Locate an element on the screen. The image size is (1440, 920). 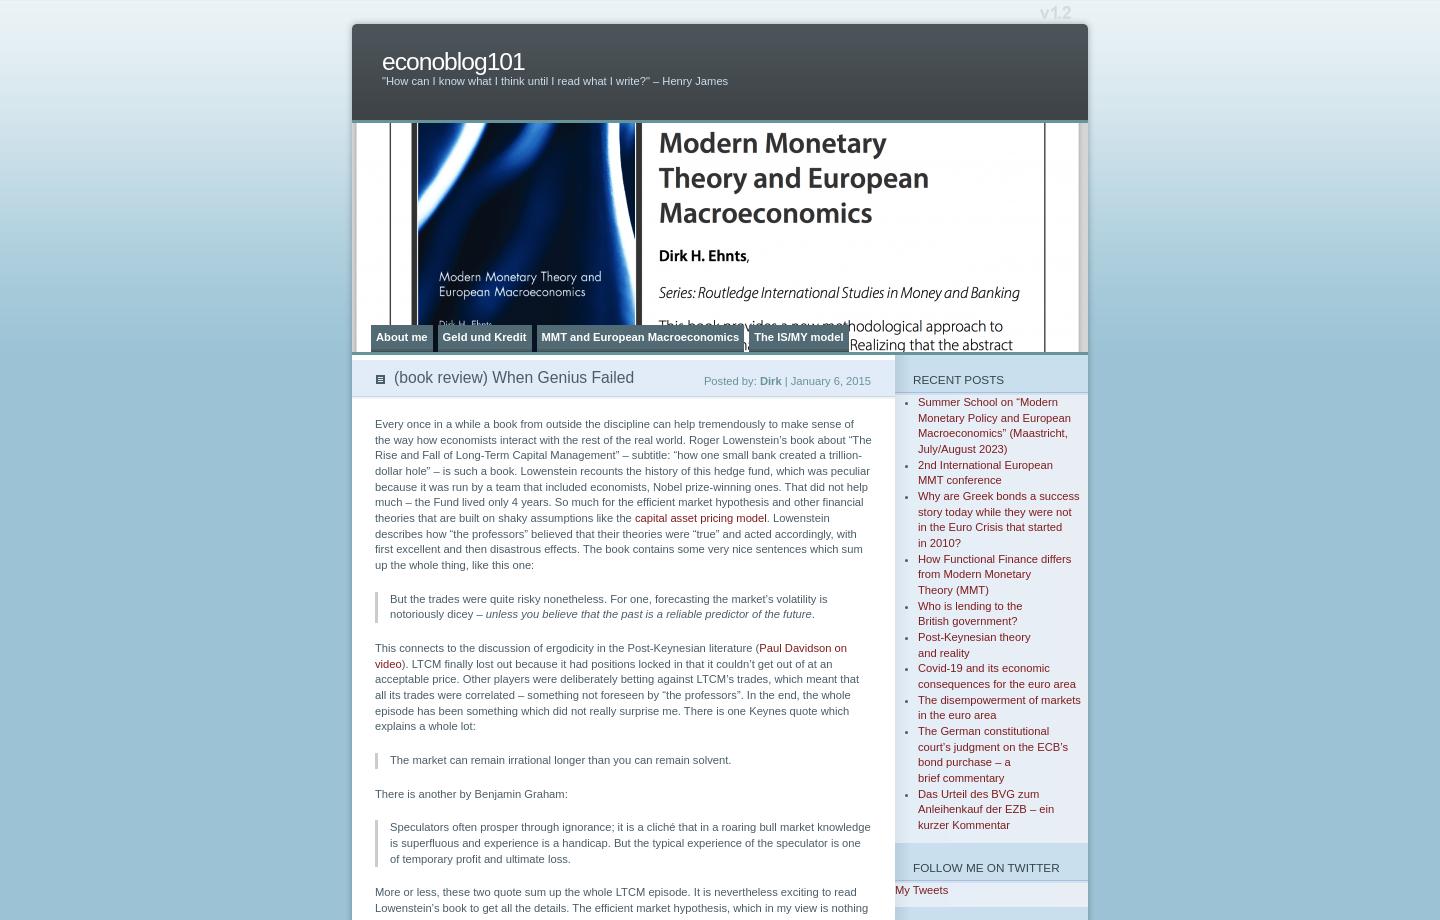
'Dirk' is located at coordinates (768, 379).